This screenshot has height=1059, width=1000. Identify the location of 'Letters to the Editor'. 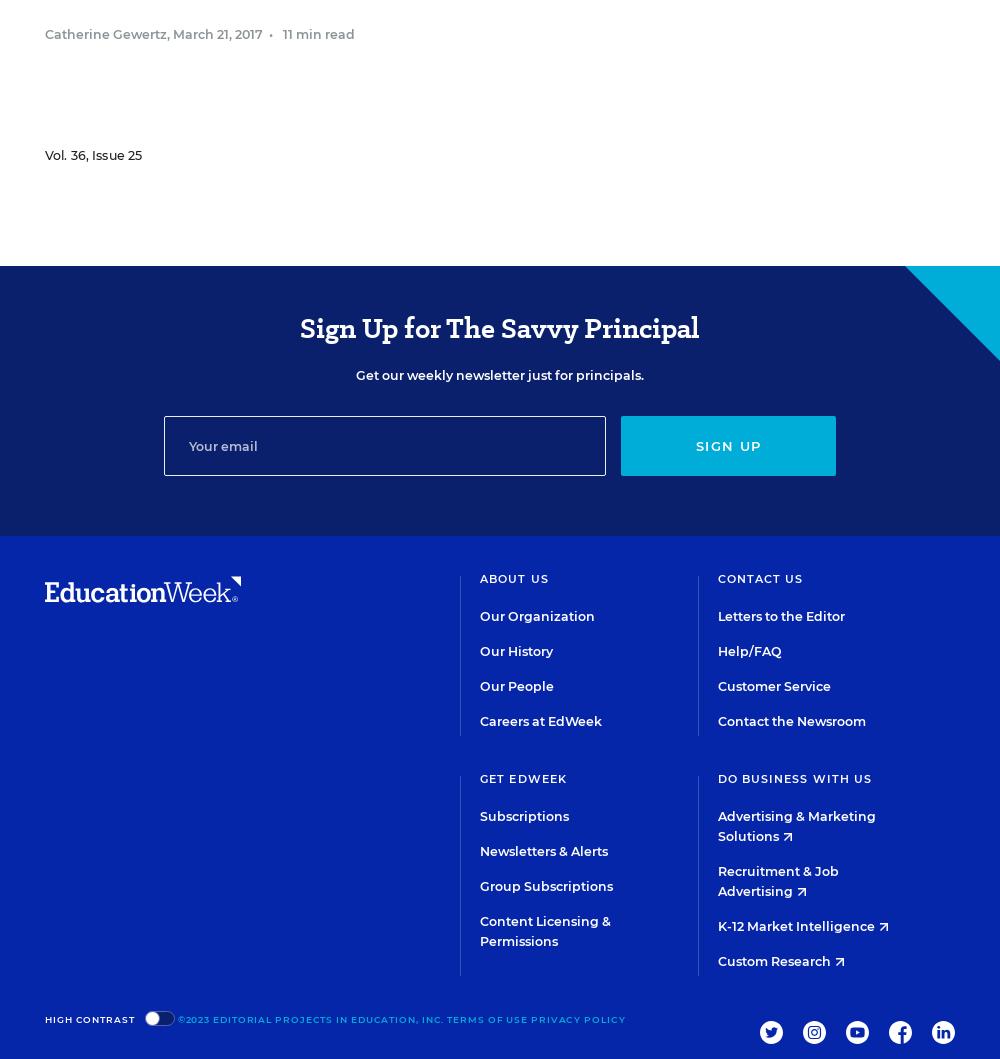
(780, 615).